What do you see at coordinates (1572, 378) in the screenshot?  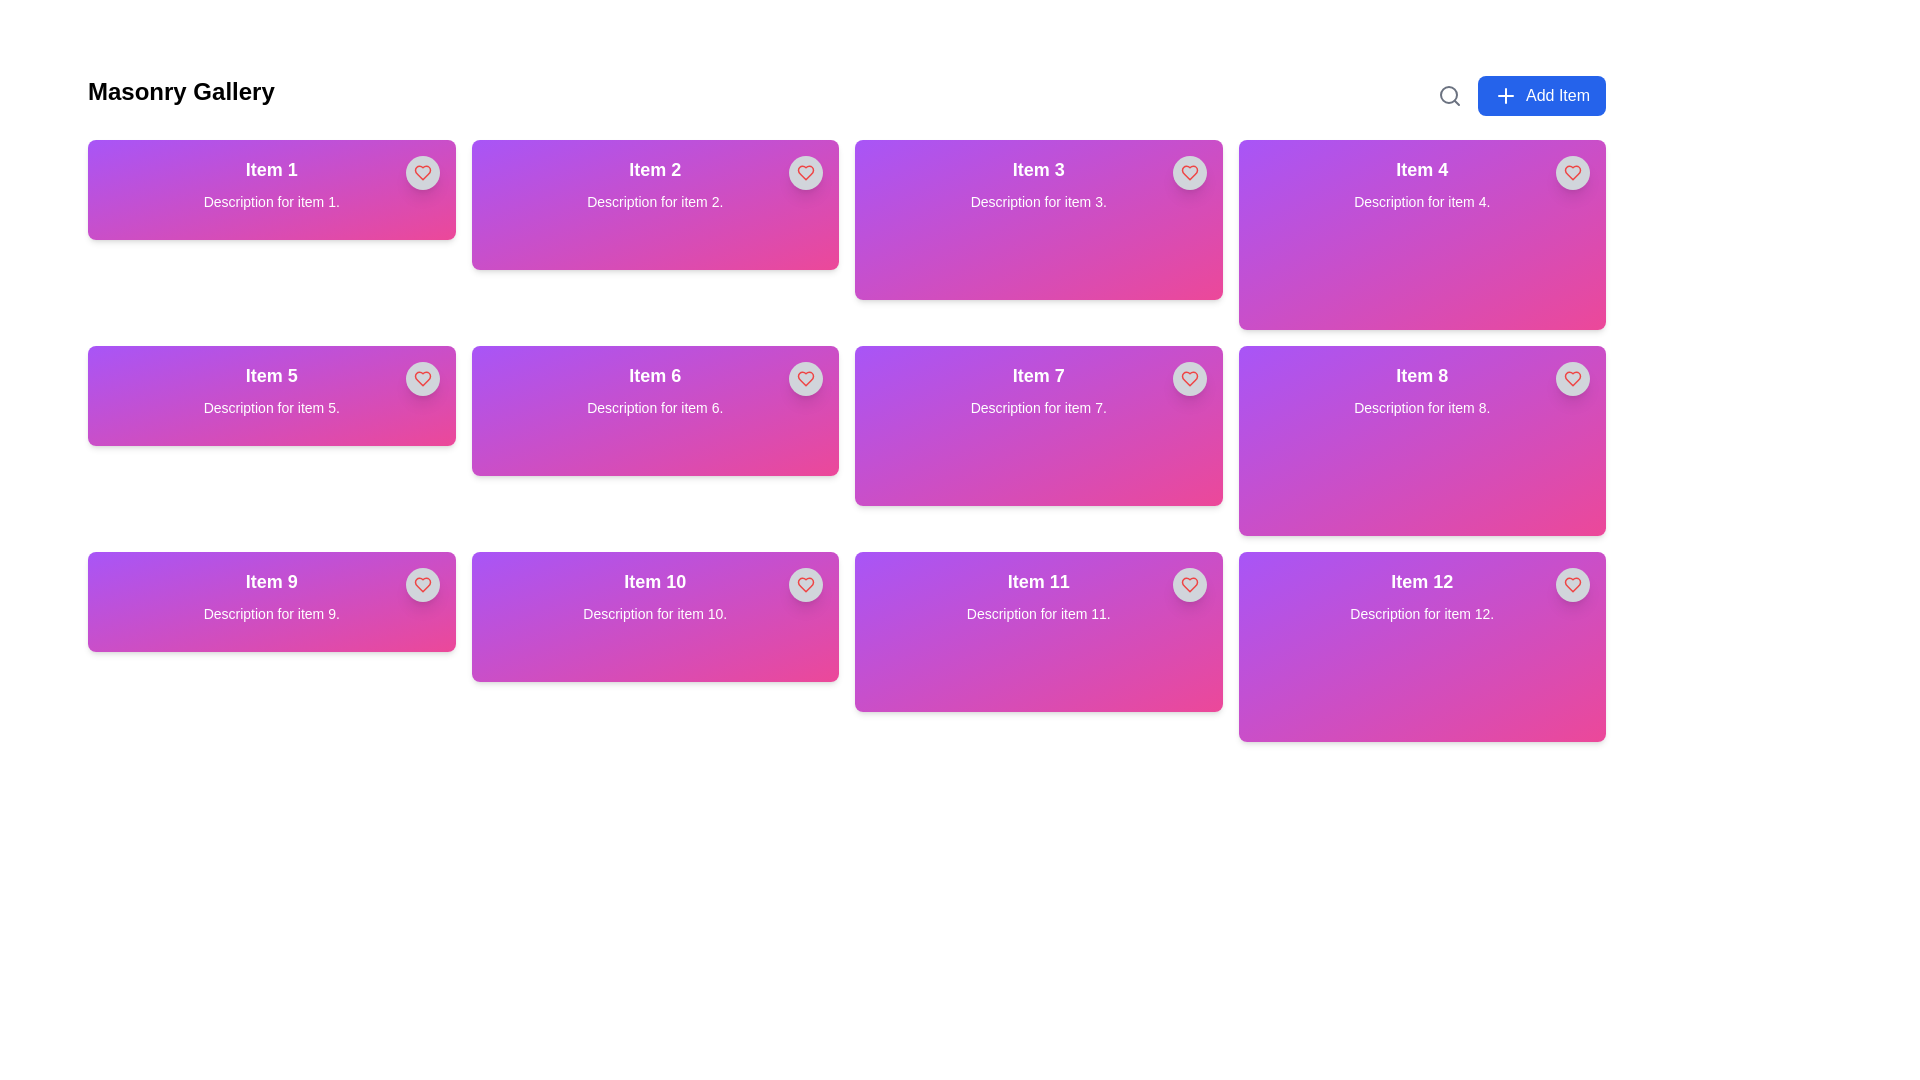 I see `the interactive button in the top-right corner of the card titled 'Item 8' to like the item` at bounding box center [1572, 378].